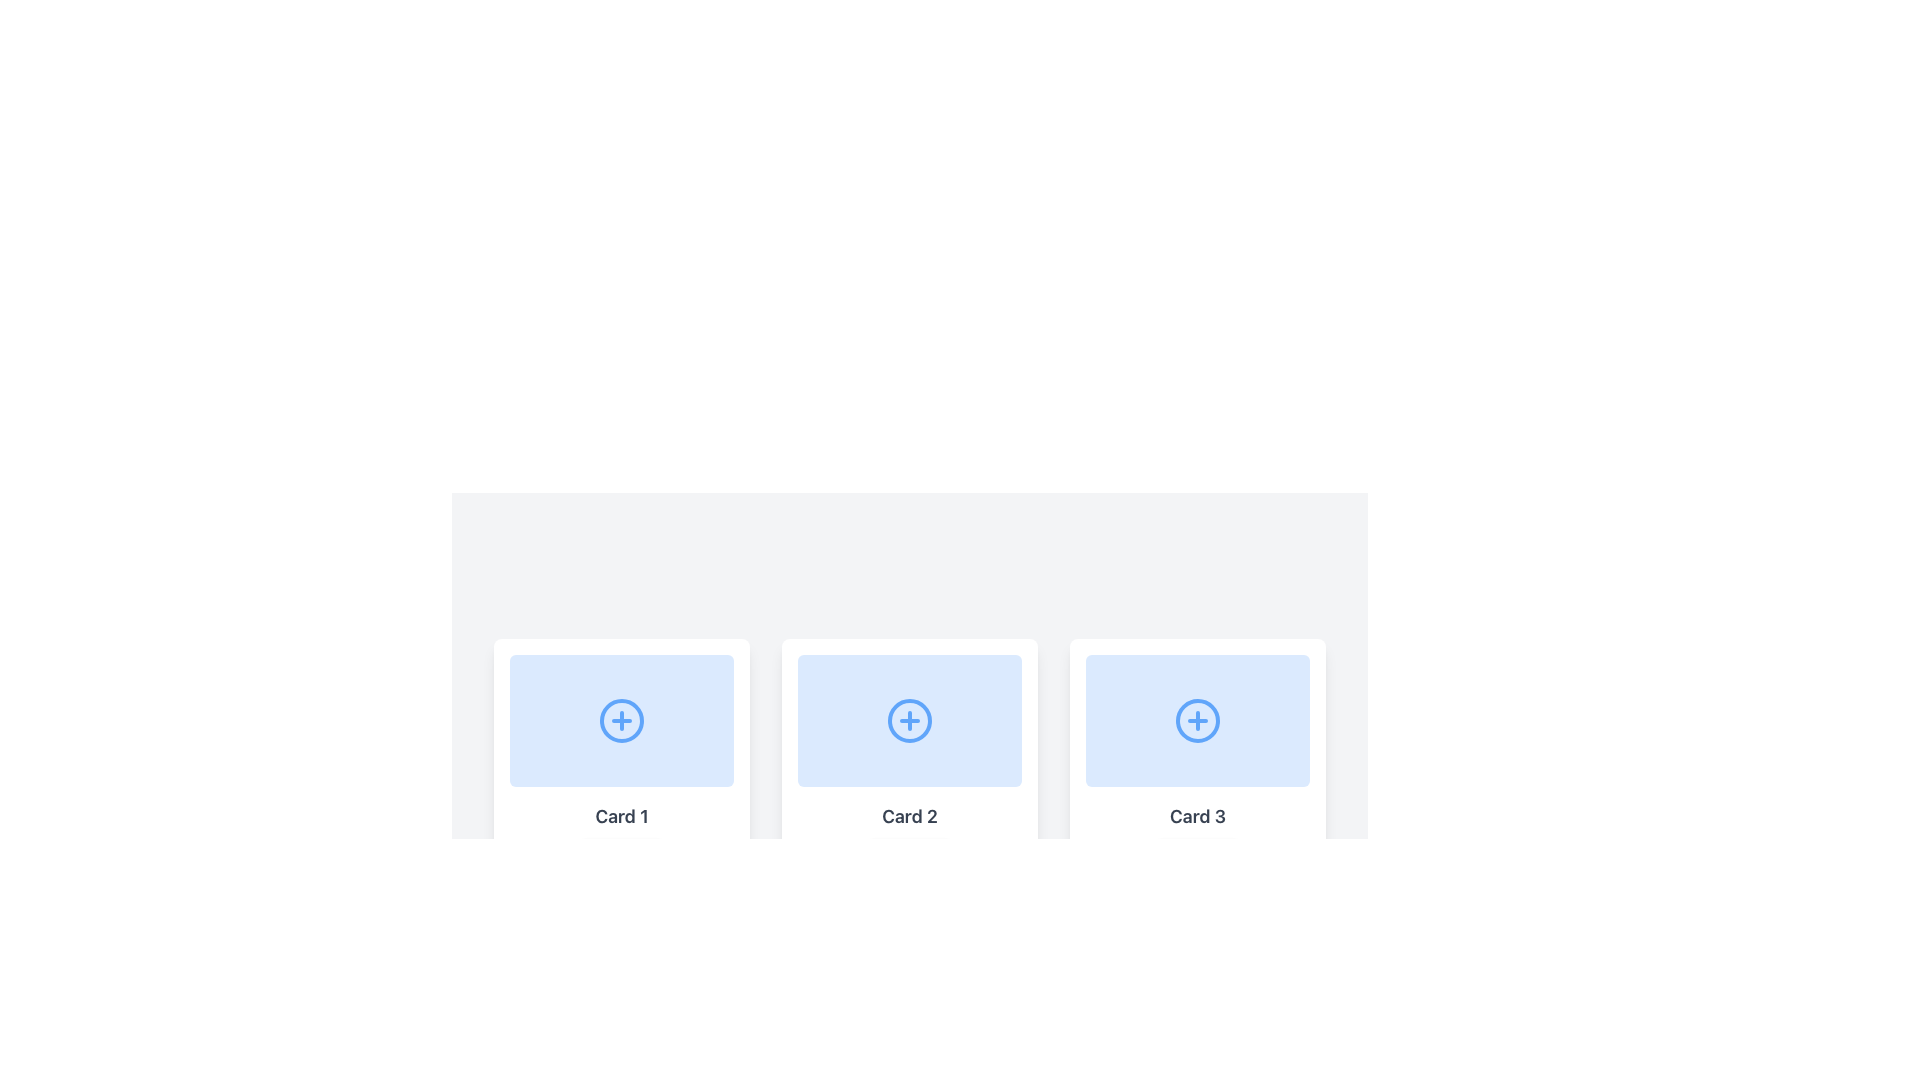  I want to click on the icon button located at the center of the second card in a horizontal sequence of three cards, so click(909, 721).